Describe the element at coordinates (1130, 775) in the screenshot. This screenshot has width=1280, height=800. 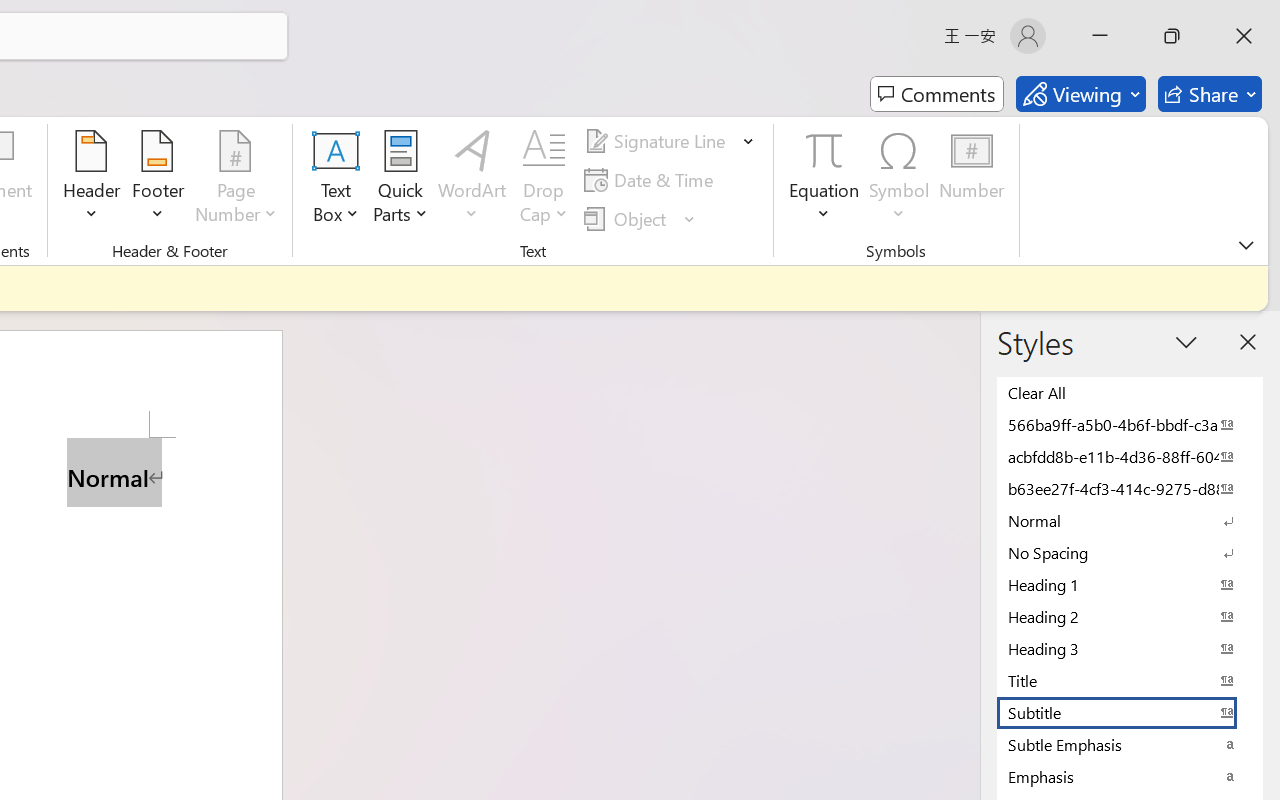
I see `'Emphasis'` at that location.